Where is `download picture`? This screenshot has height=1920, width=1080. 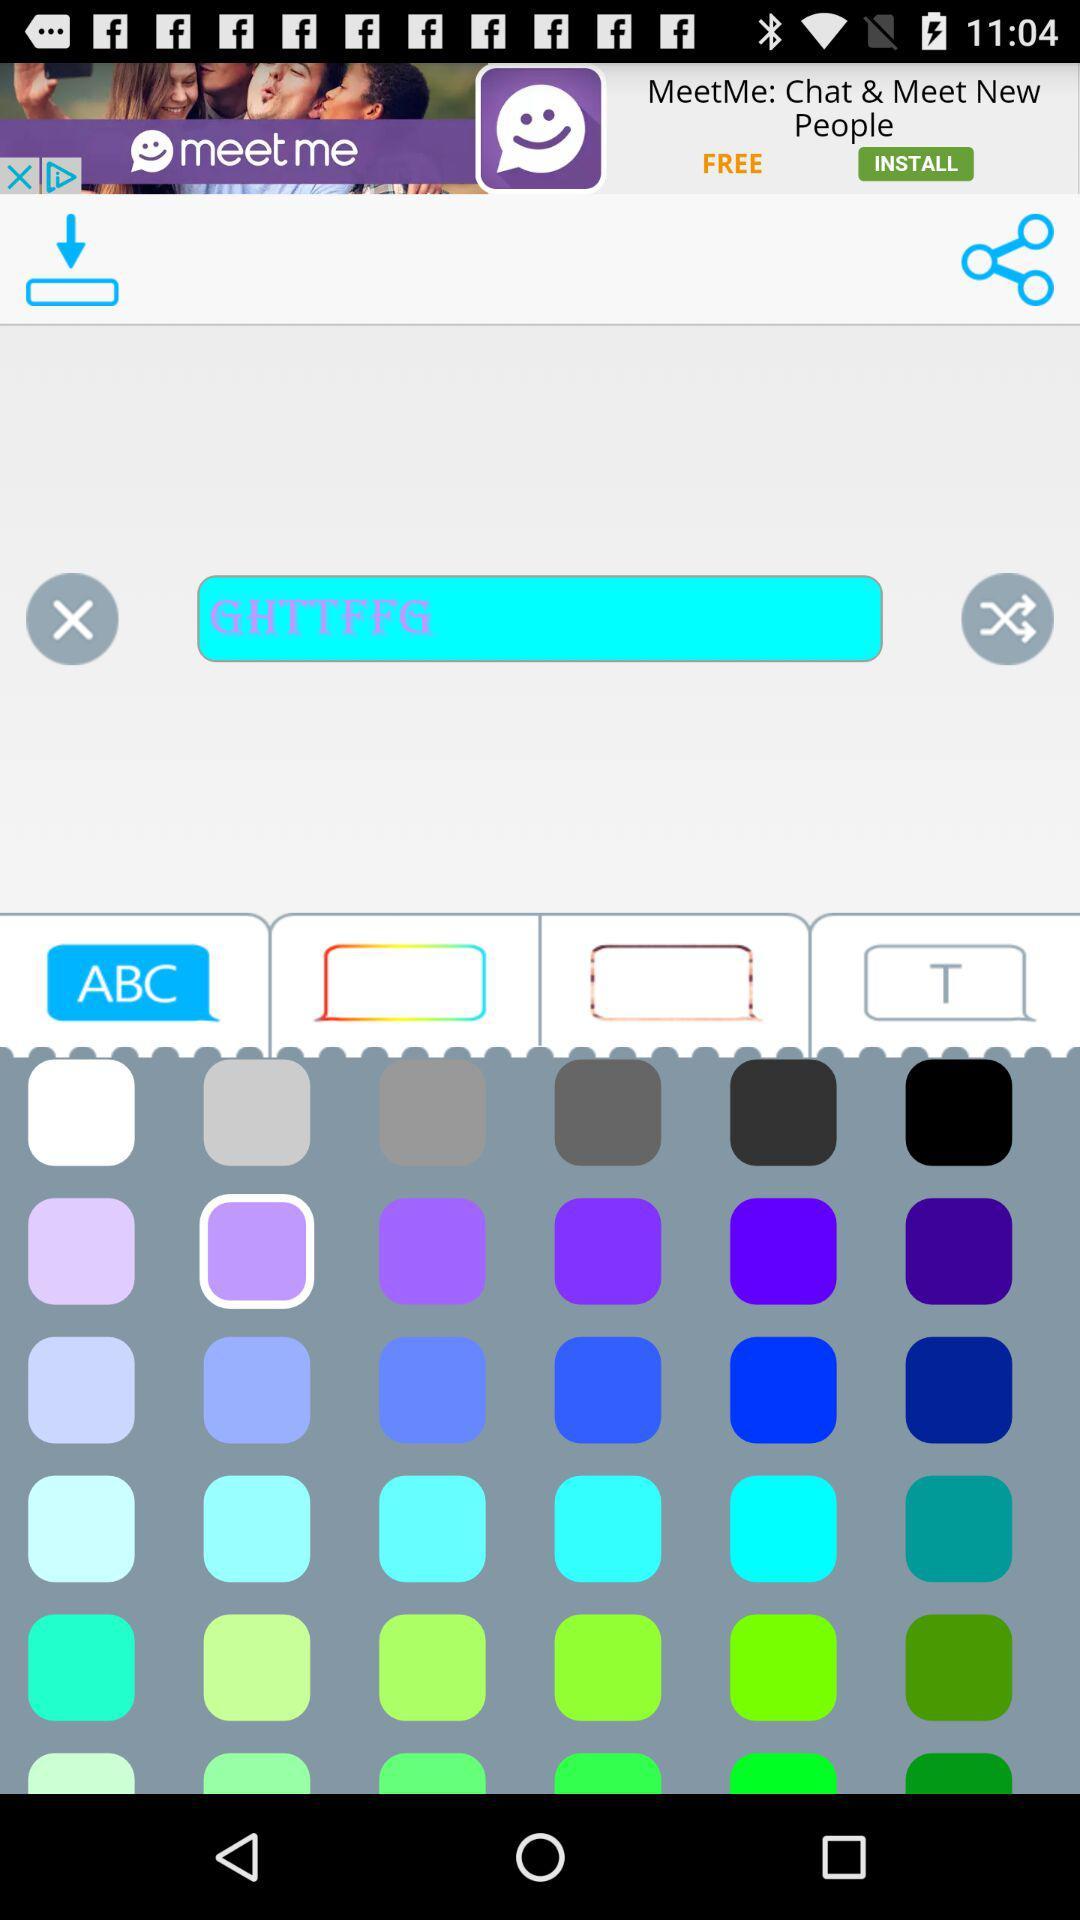
download picture is located at coordinates (71, 258).